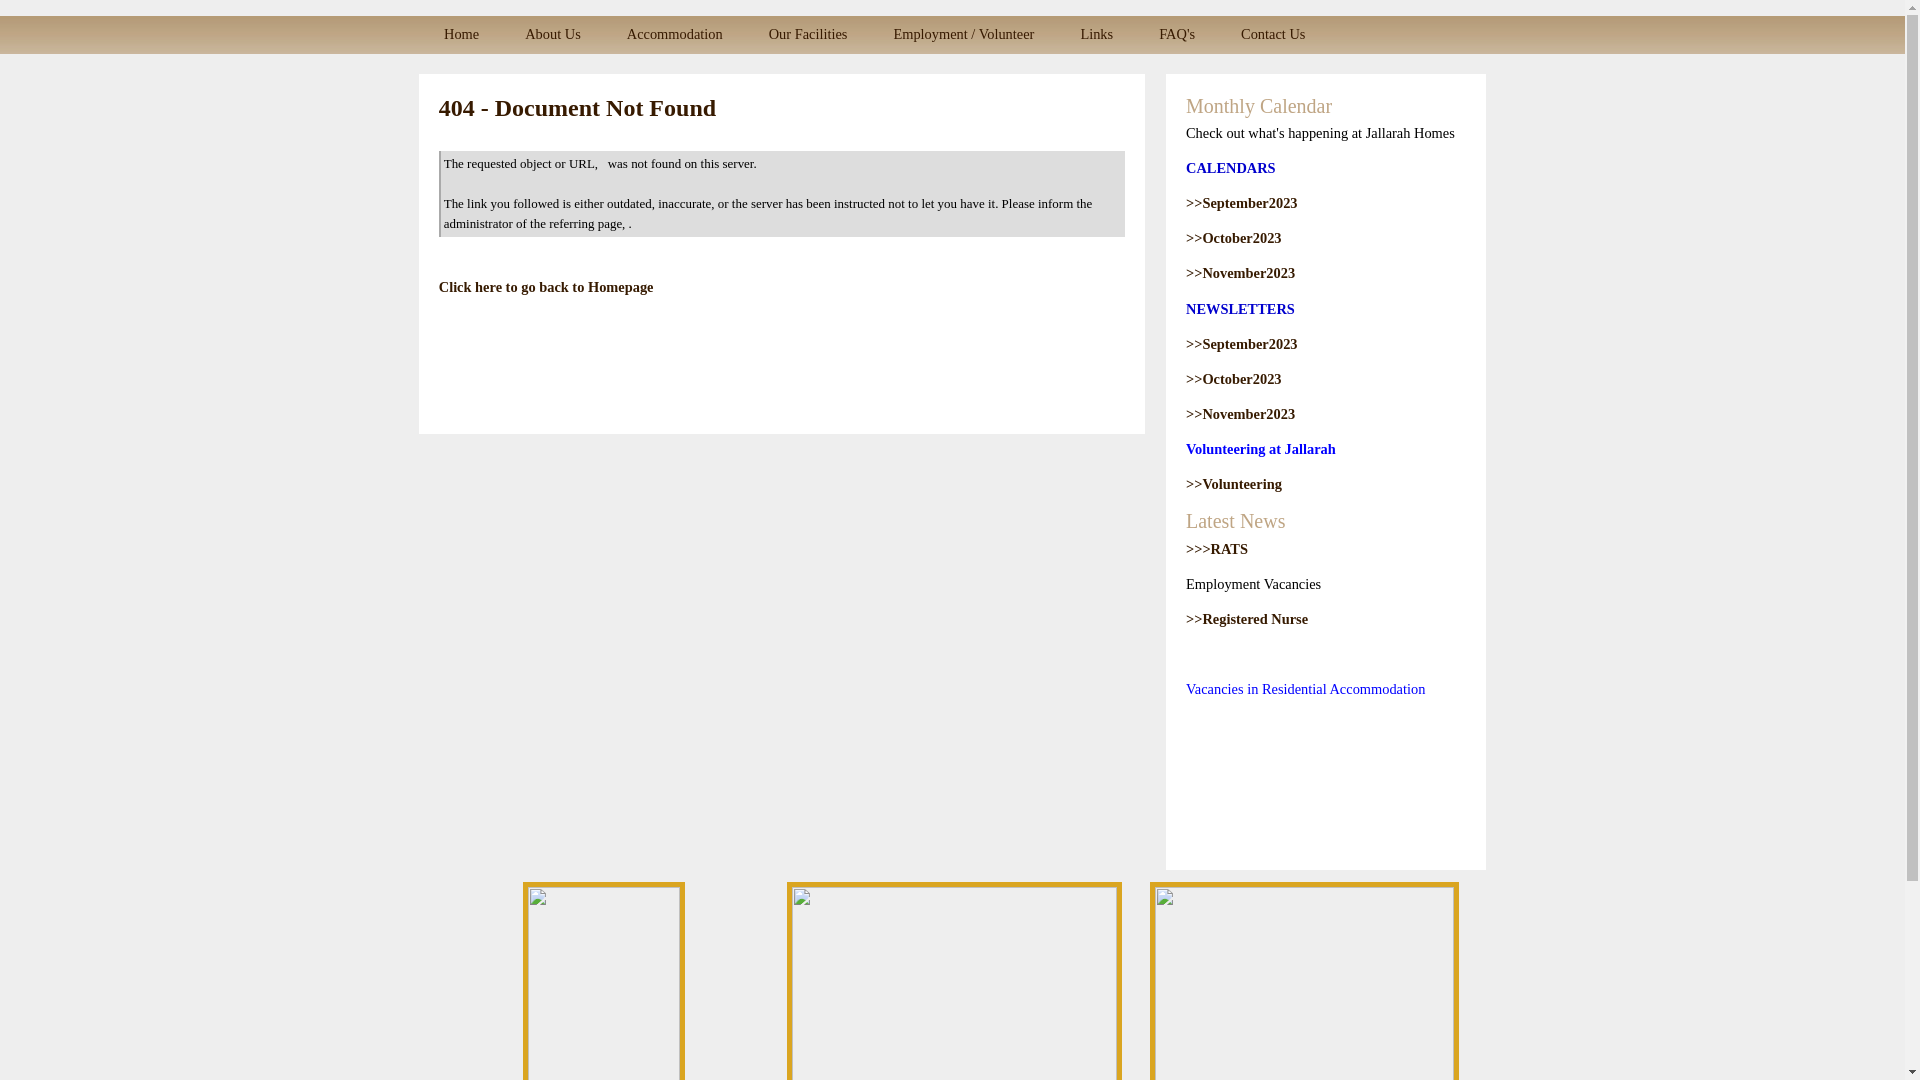 The image size is (1920, 1080). Describe the element at coordinates (675, 34) in the screenshot. I see `'Accommodation'` at that location.